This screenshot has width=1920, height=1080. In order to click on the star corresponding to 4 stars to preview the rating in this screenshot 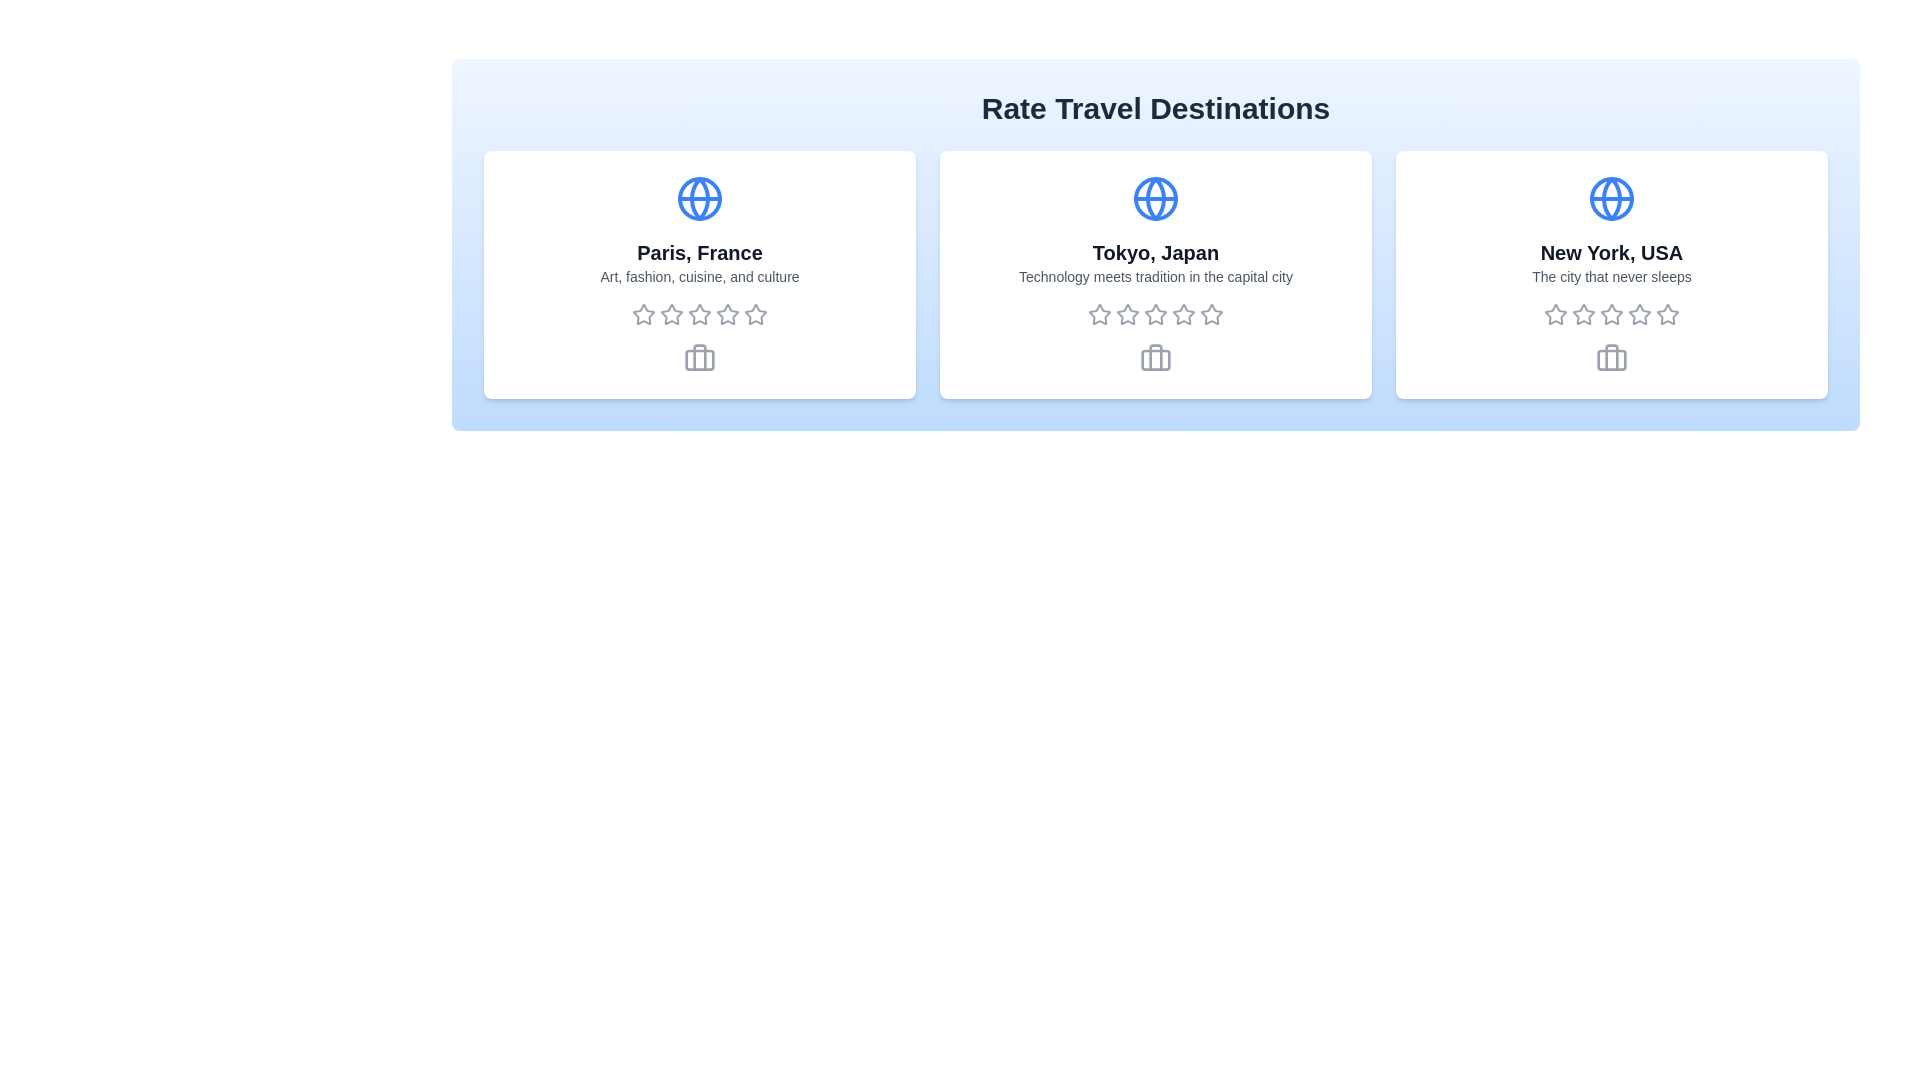, I will do `click(727, 315)`.